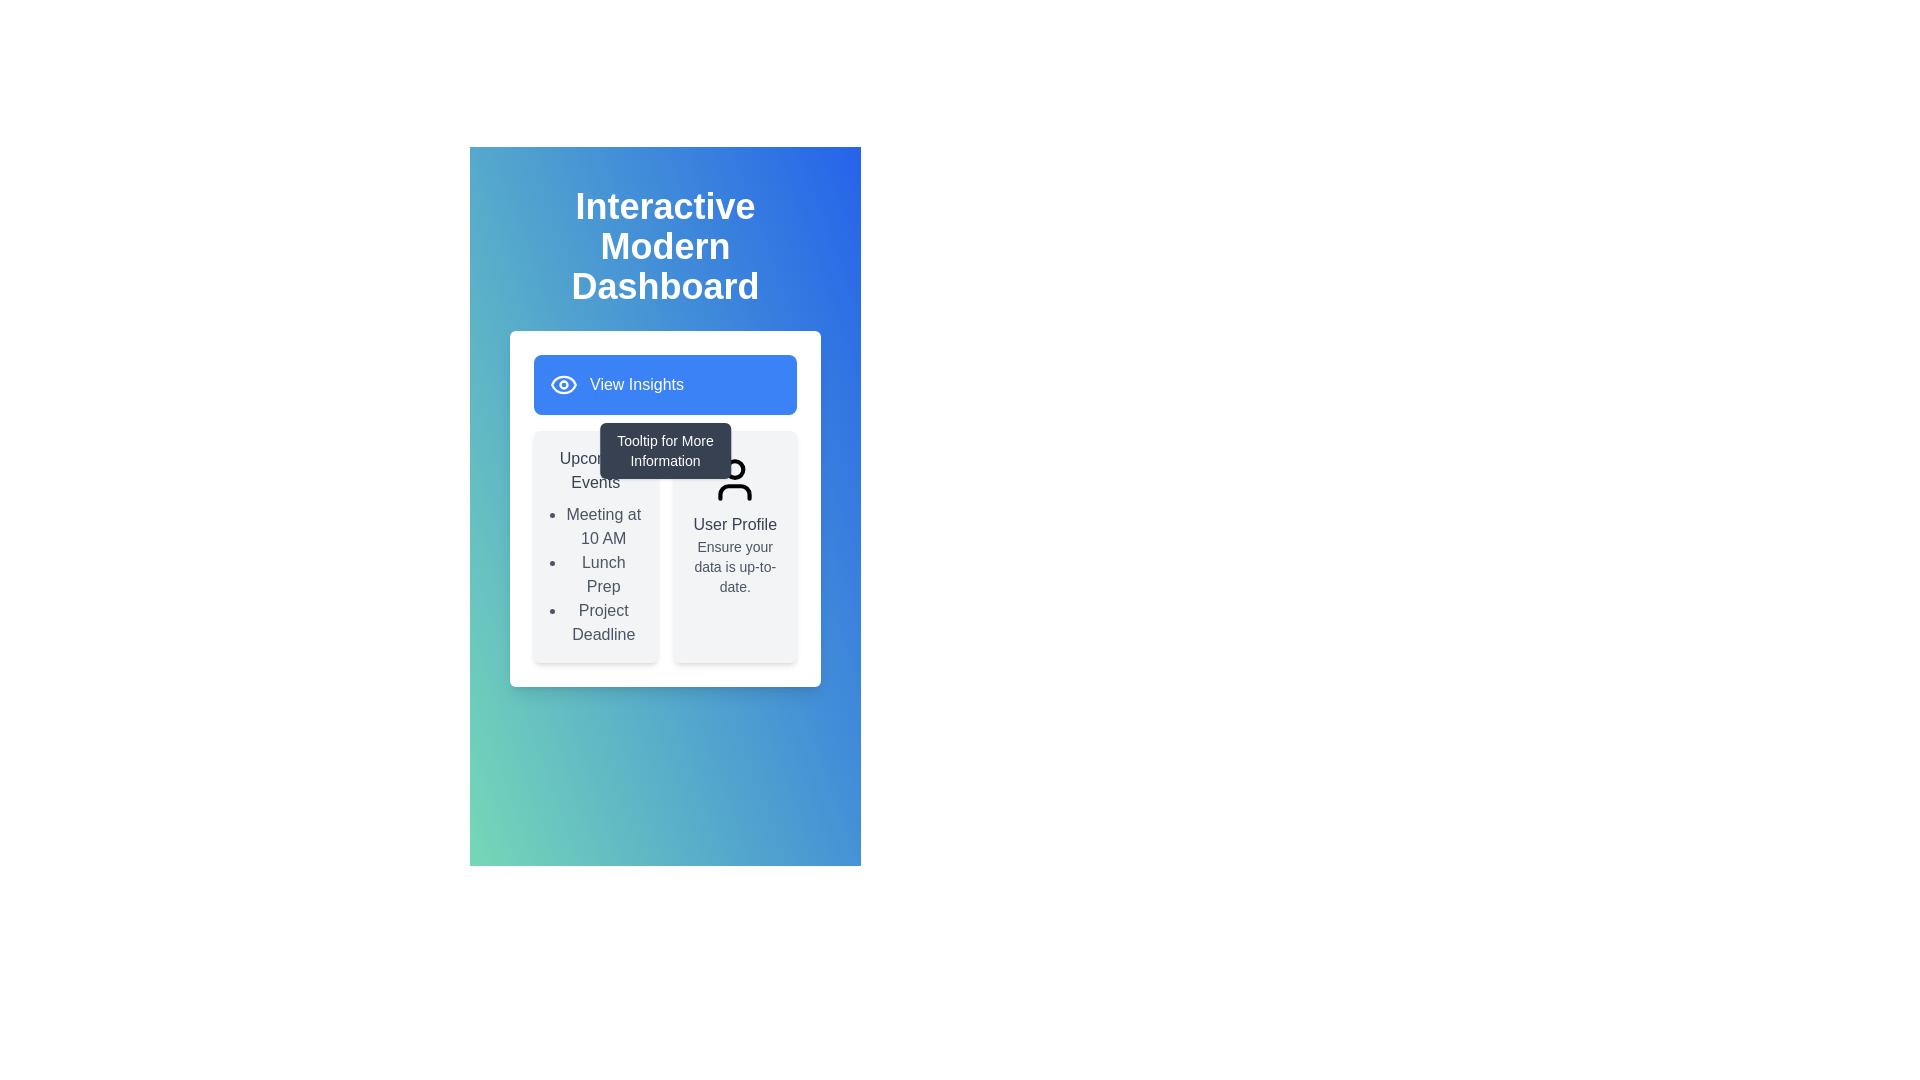 The width and height of the screenshot is (1920, 1080). What do you see at coordinates (602, 574) in the screenshot?
I see `the 'Lunch Prep' text item in the bulleted list to interact with its associated event` at bounding box center [602, 574].